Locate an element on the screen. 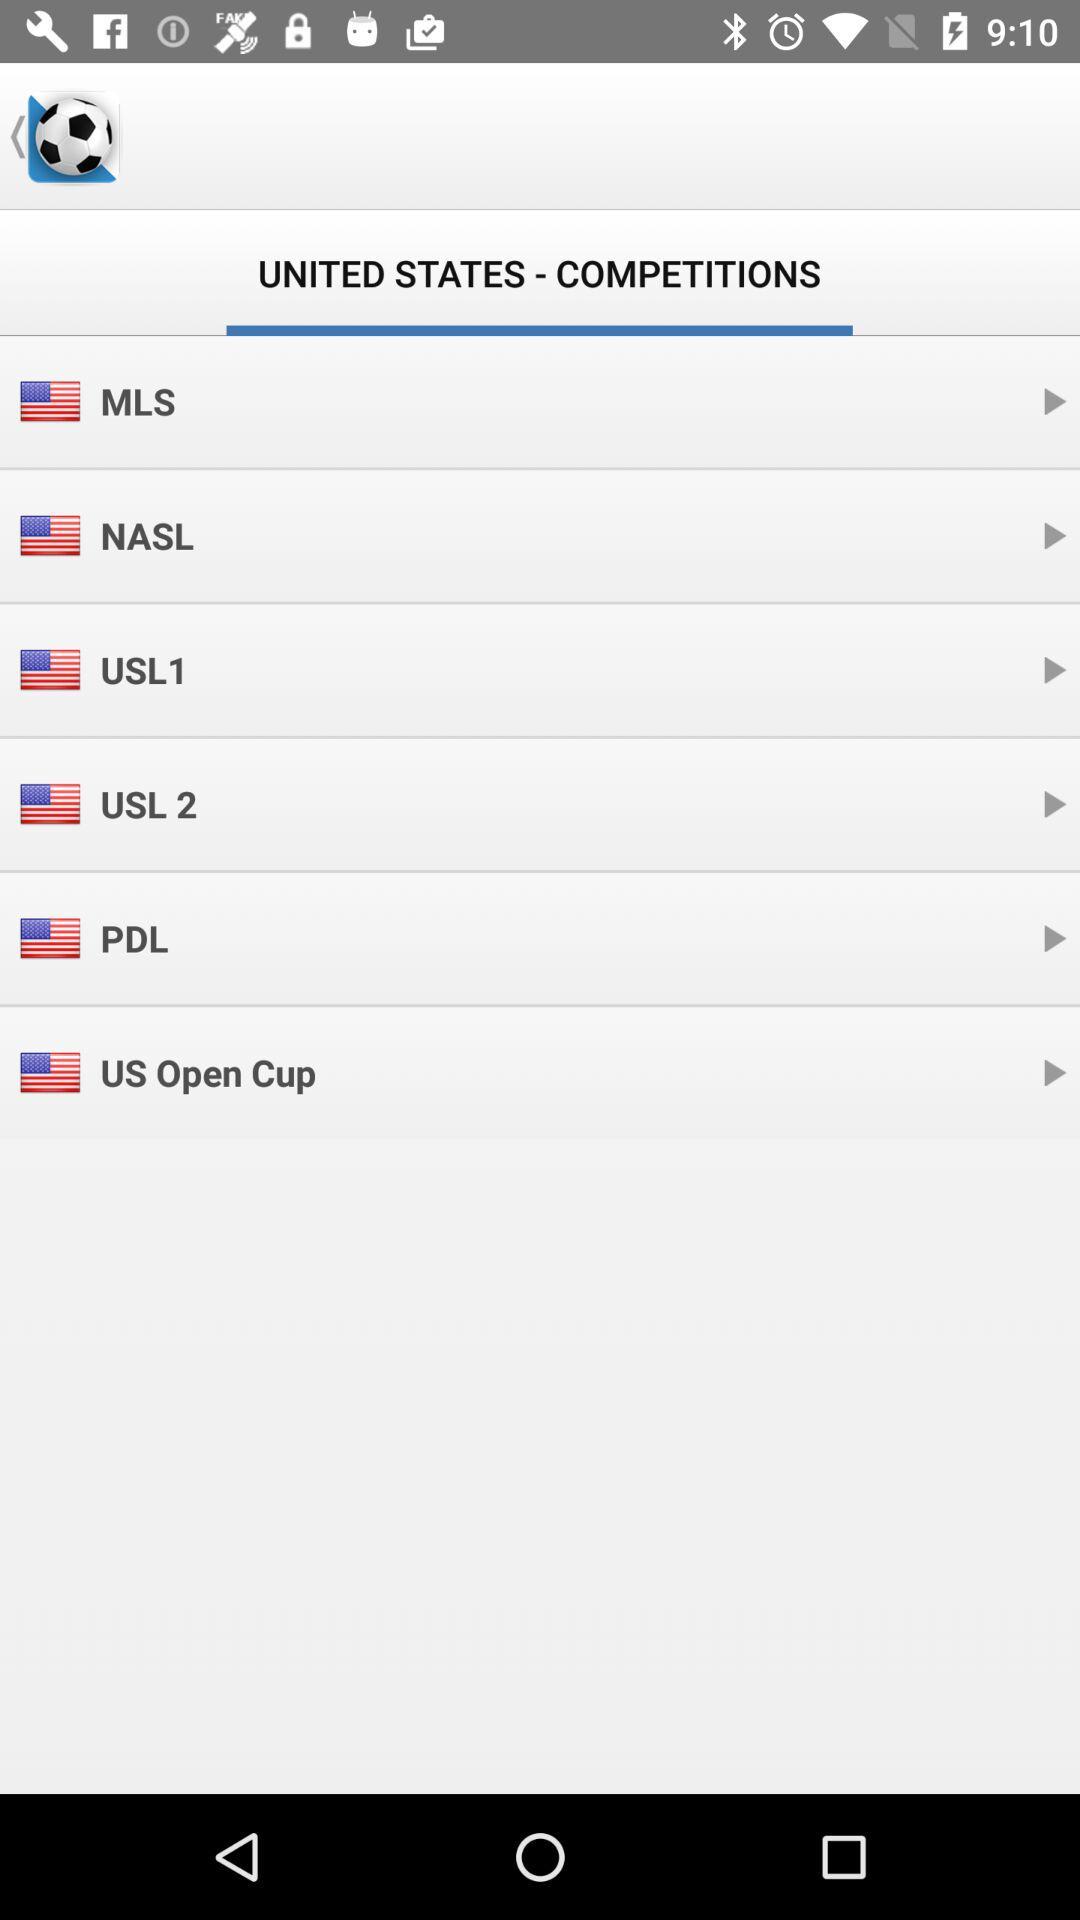 The height and width of the screenshot is (1920, 1080). item below the usl 2 is located at coordinates (134, 937).